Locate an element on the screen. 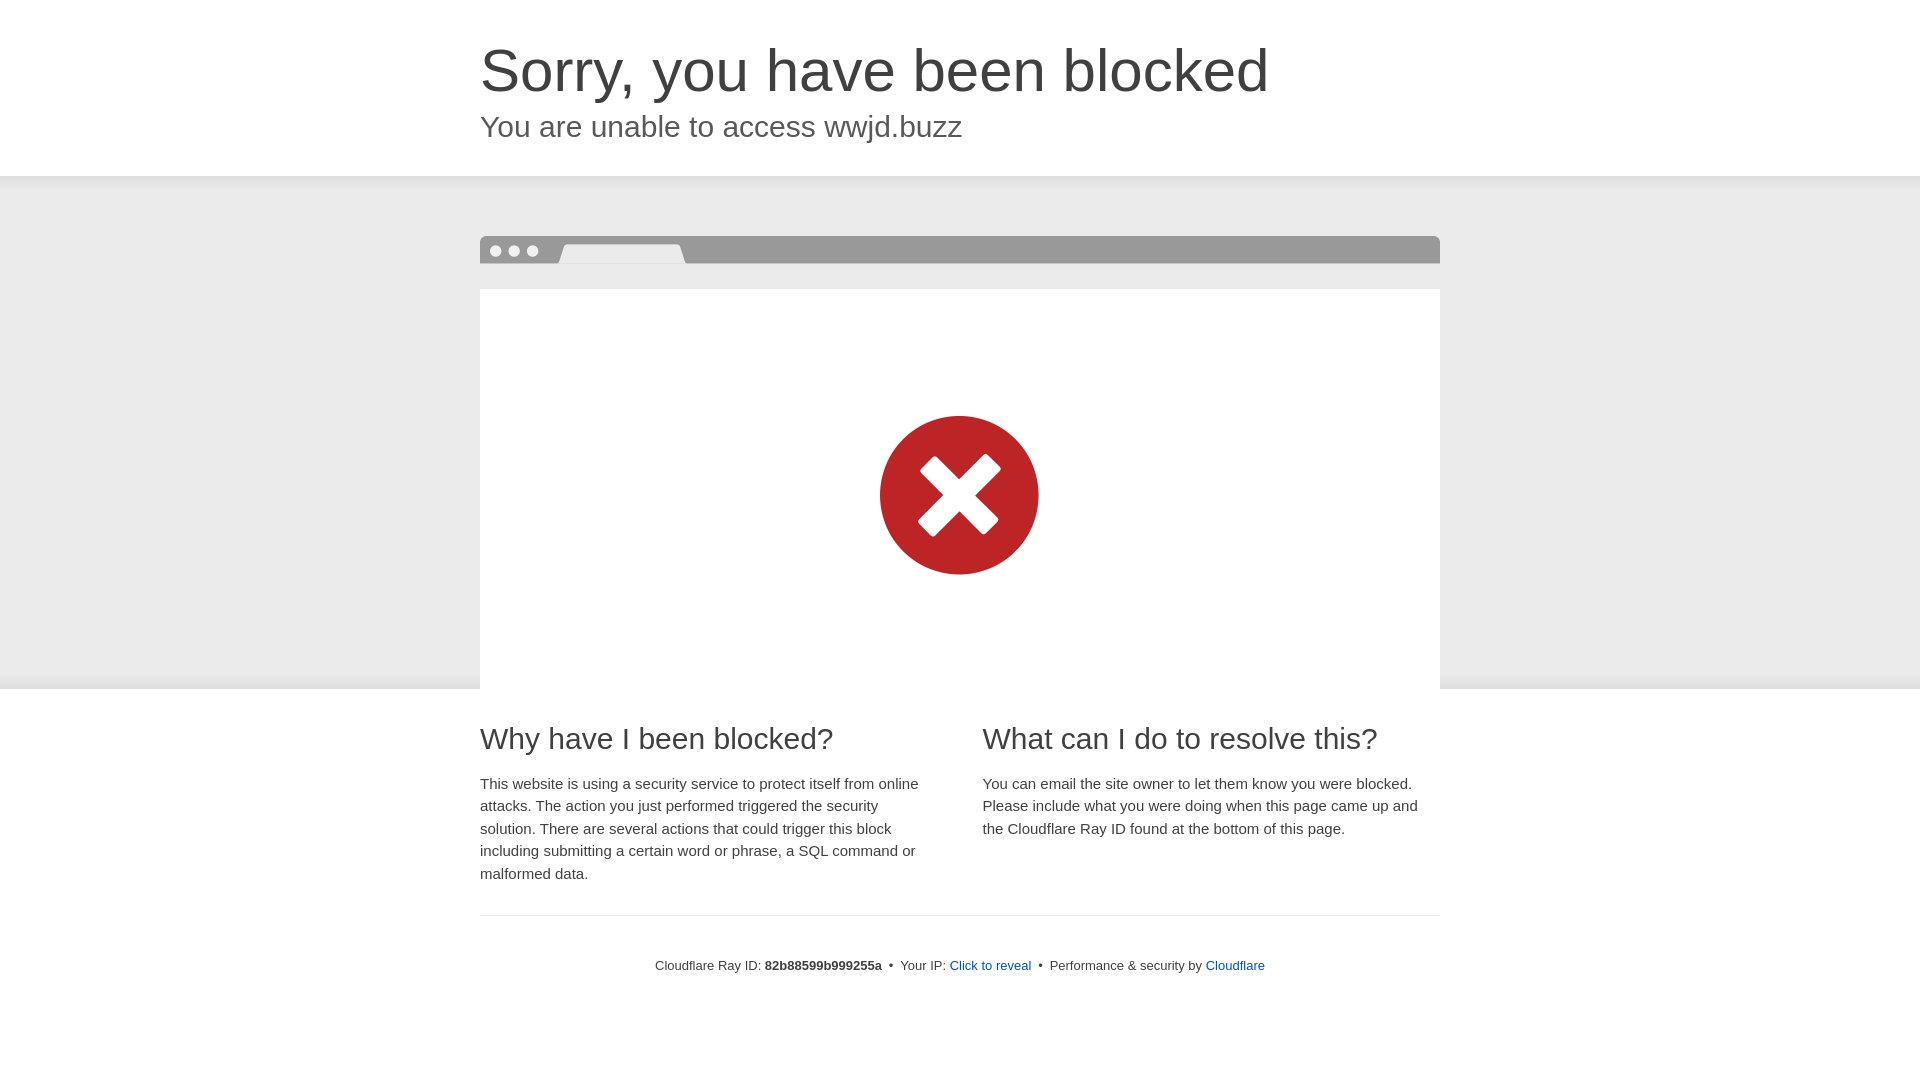 This screenshot has height=1080, width=1920. 'Click to reveal' is located at coordinates (990, 964).